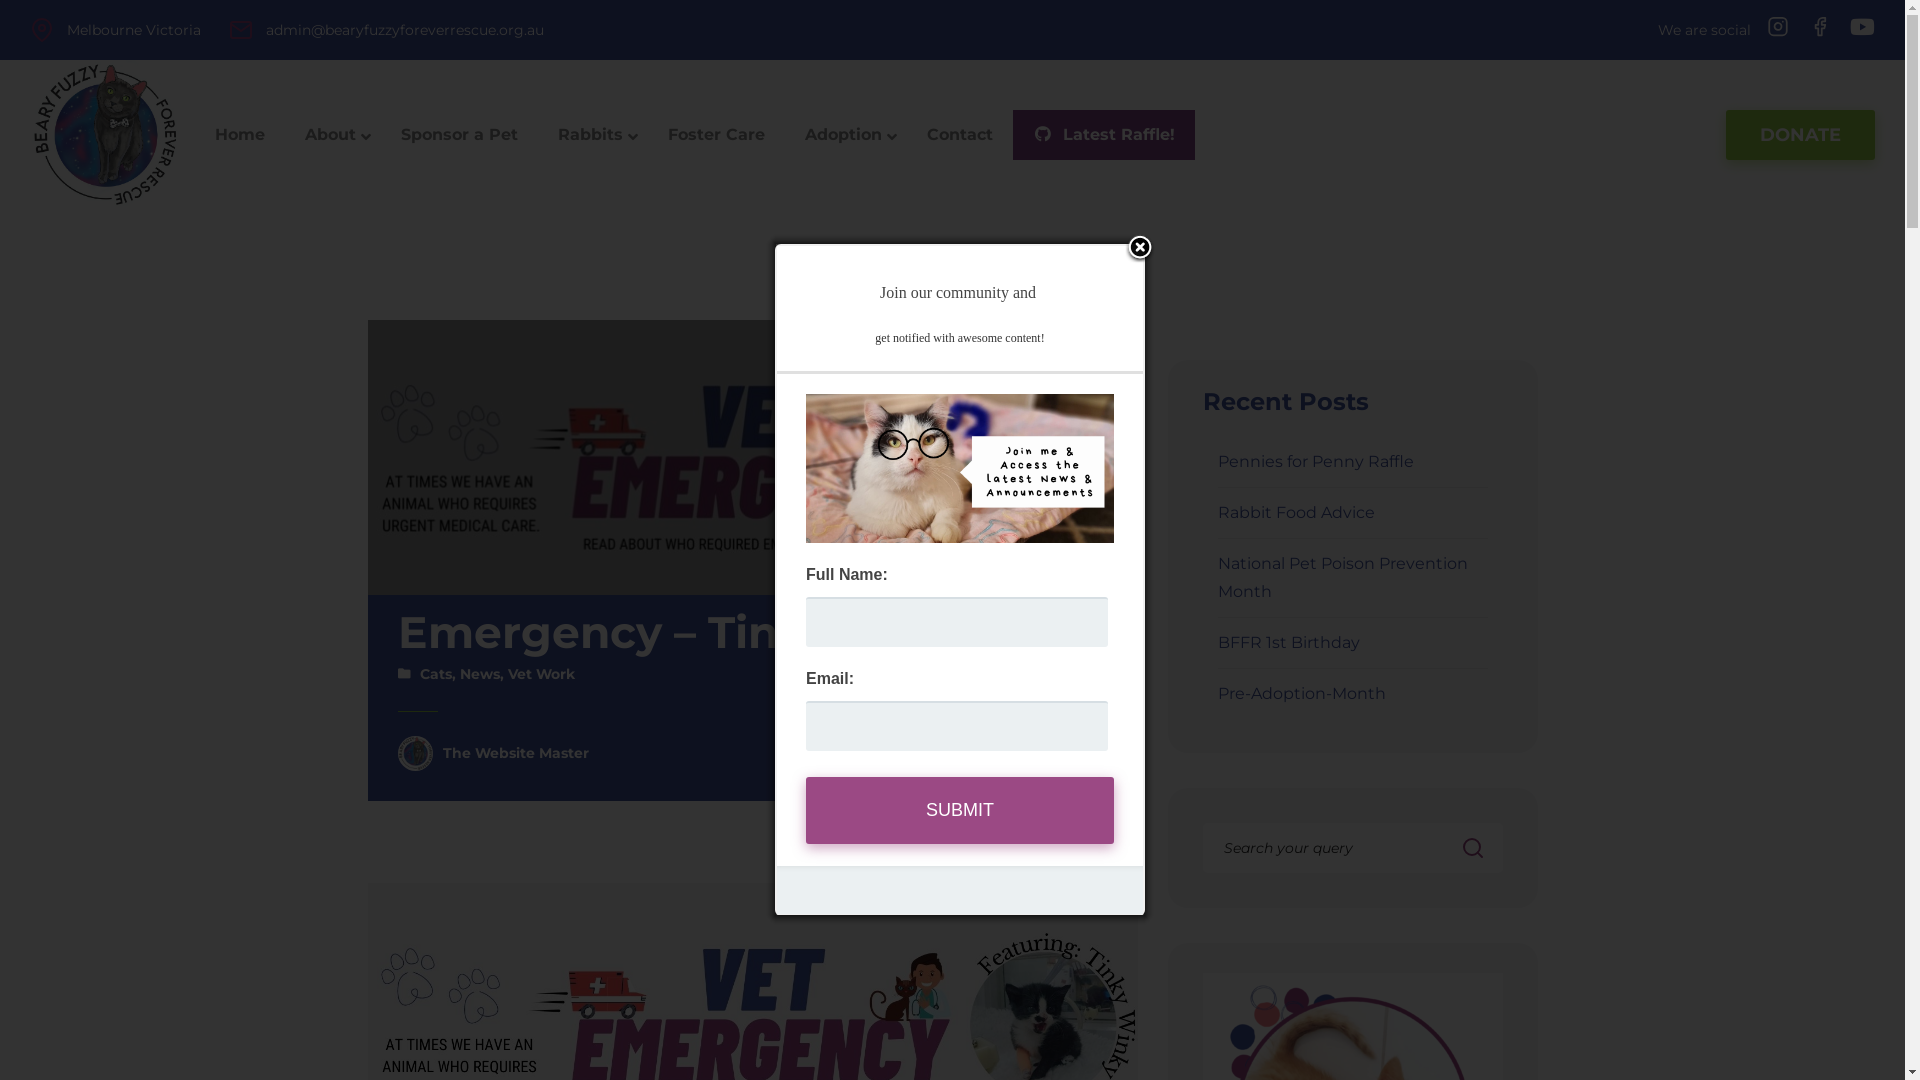 The height and width of the screenshot is (1080, 1920). I want to click on 'Pennies for Penny Raffle', so click(1217, 461).